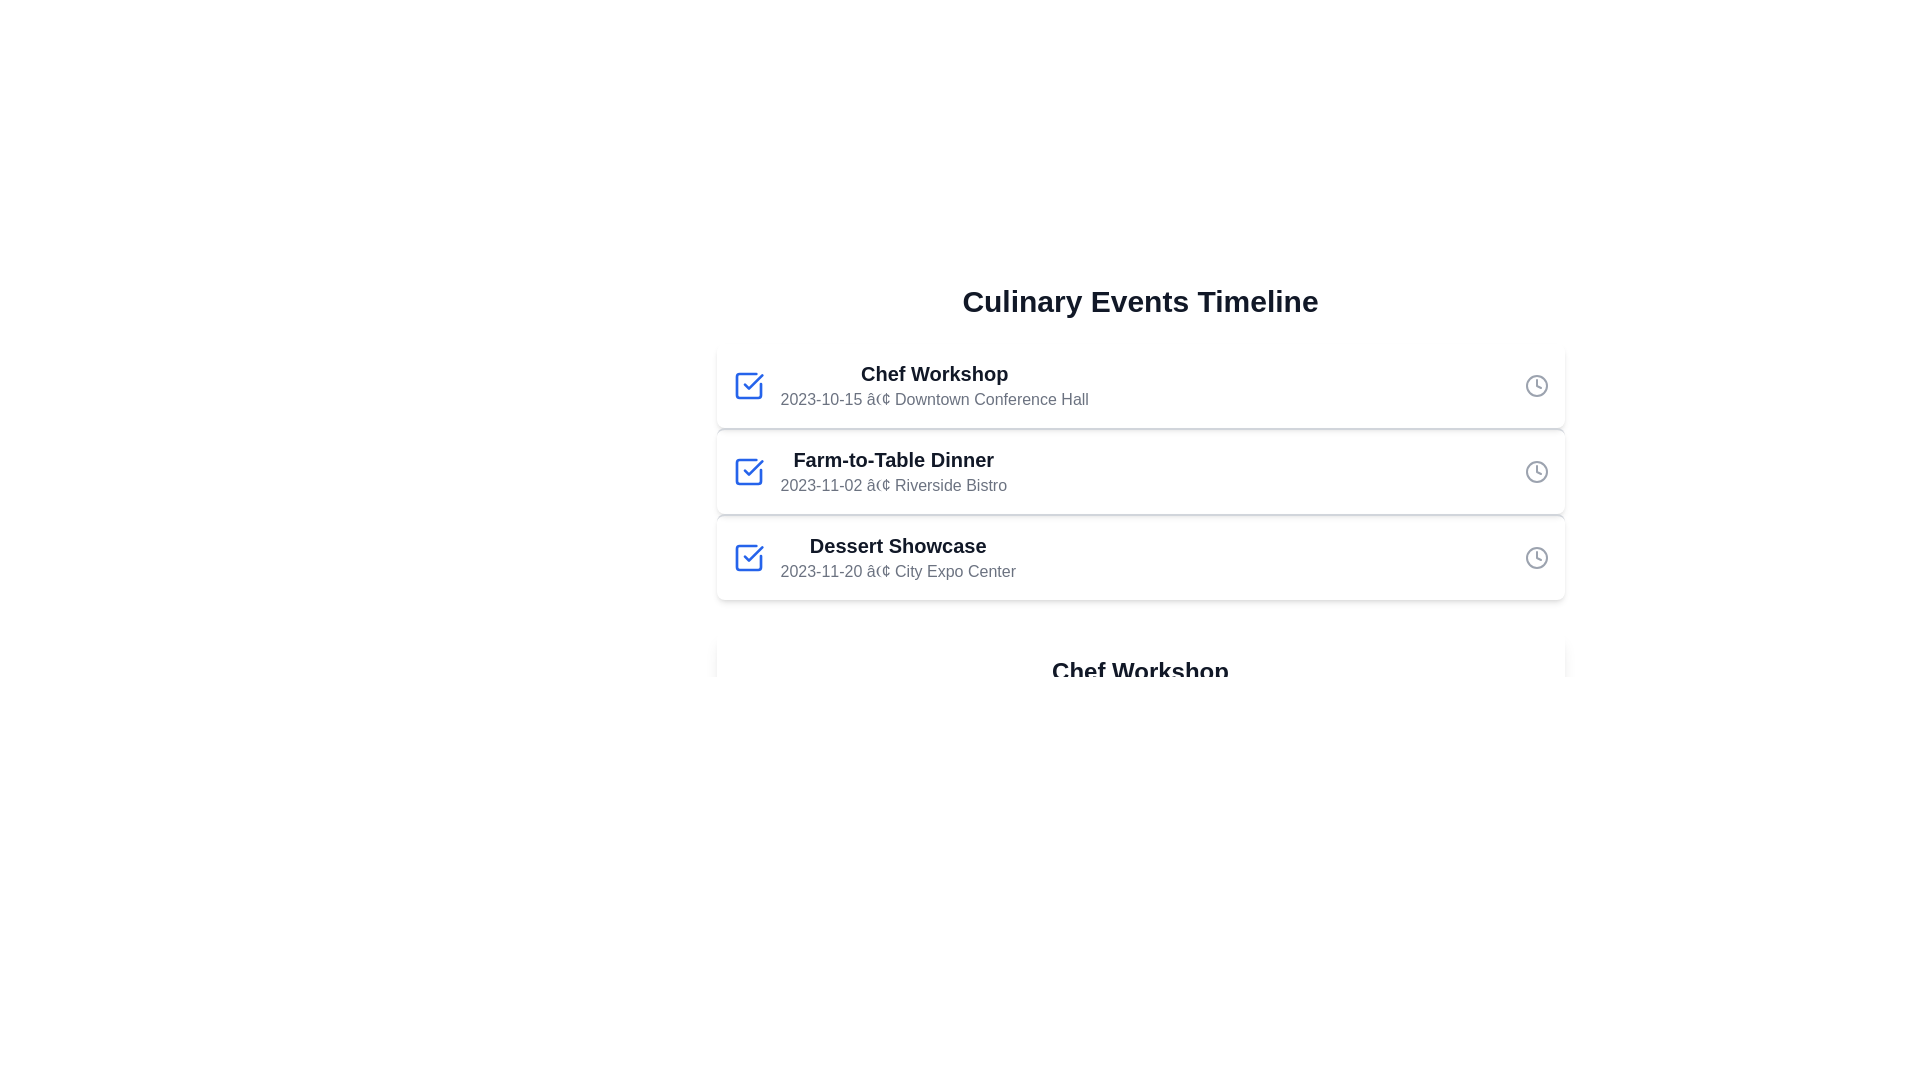  Describe the element at coordinates (1535, 385) in the screenshot. I see `properties of the center circle of the clock icon located in the top-right corner of the first row in the list layout` at that location.